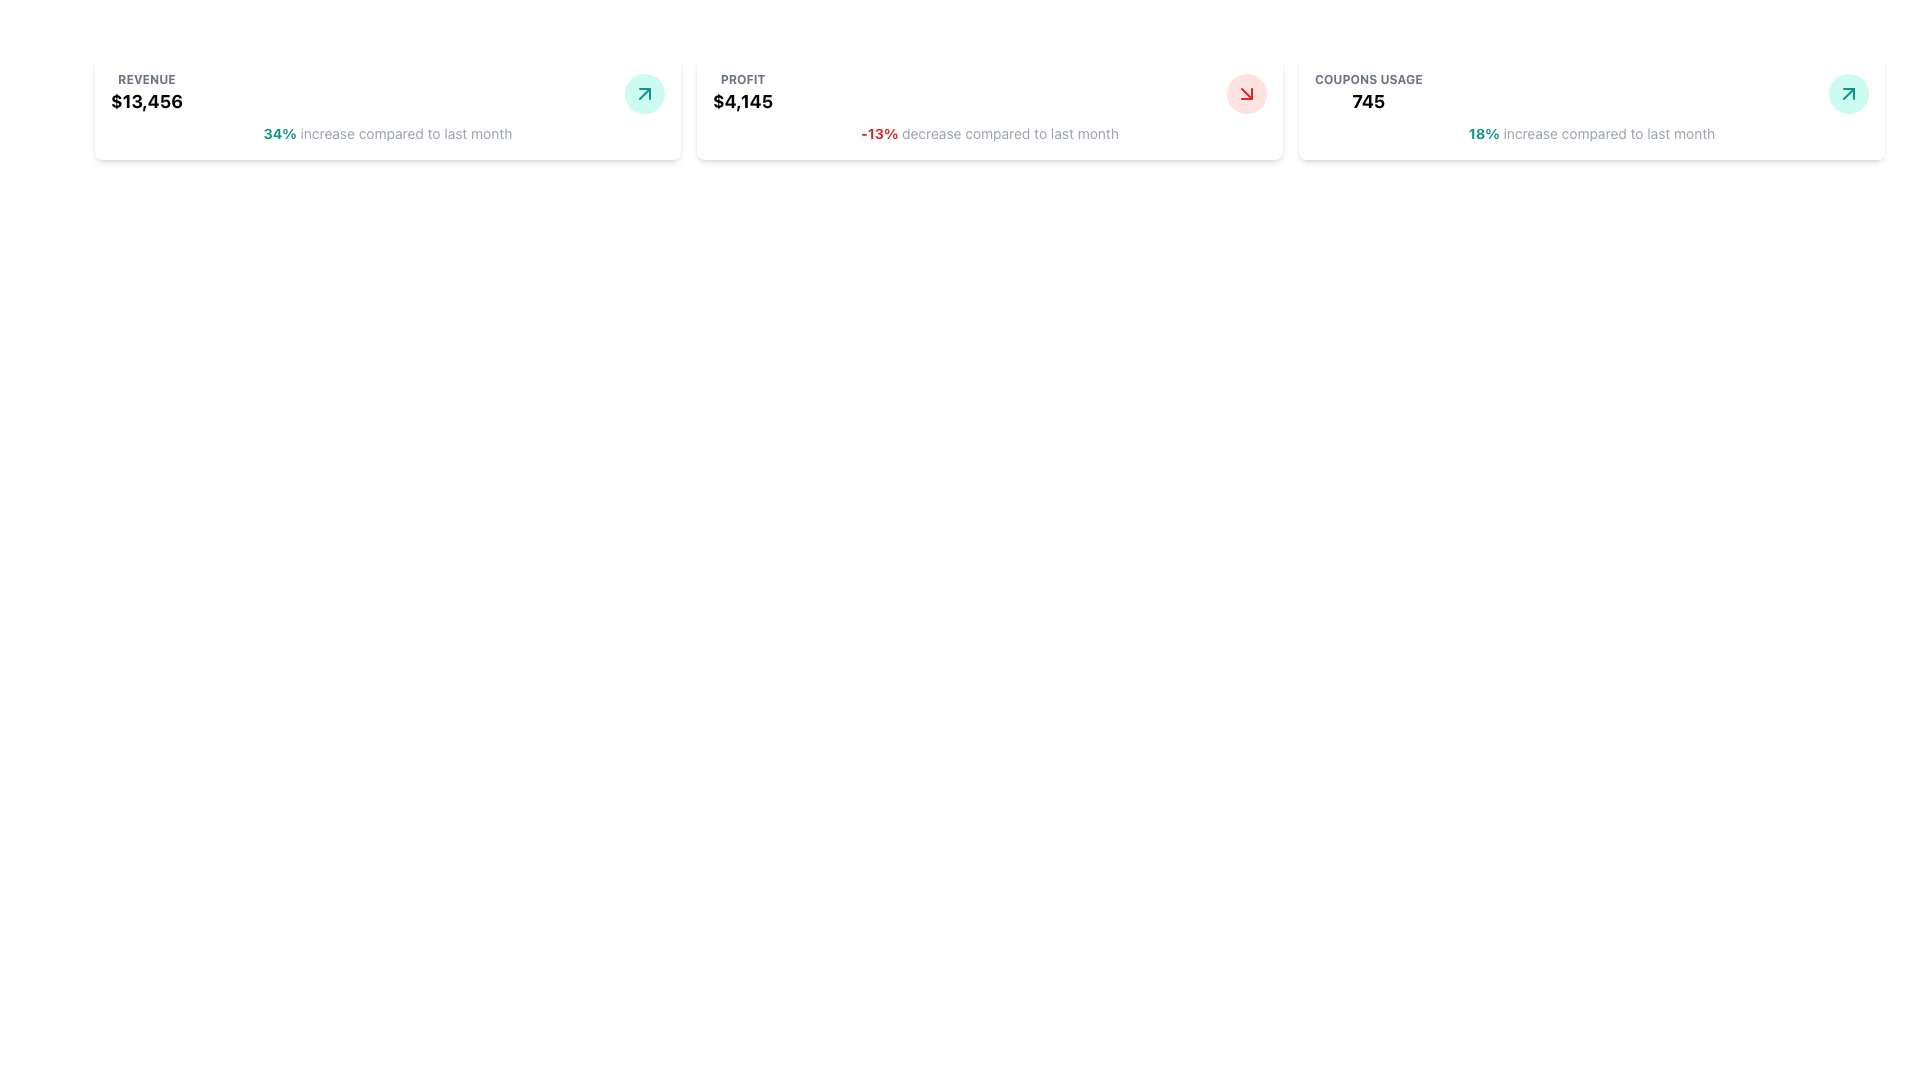 The width and height of the screenshot is (1920, 1080). Describe the element at coordinates (1246, 93) in the screenshot. I see `the red downward-right arrow icon located in the upper-right corner of the second card from the left` at that location.